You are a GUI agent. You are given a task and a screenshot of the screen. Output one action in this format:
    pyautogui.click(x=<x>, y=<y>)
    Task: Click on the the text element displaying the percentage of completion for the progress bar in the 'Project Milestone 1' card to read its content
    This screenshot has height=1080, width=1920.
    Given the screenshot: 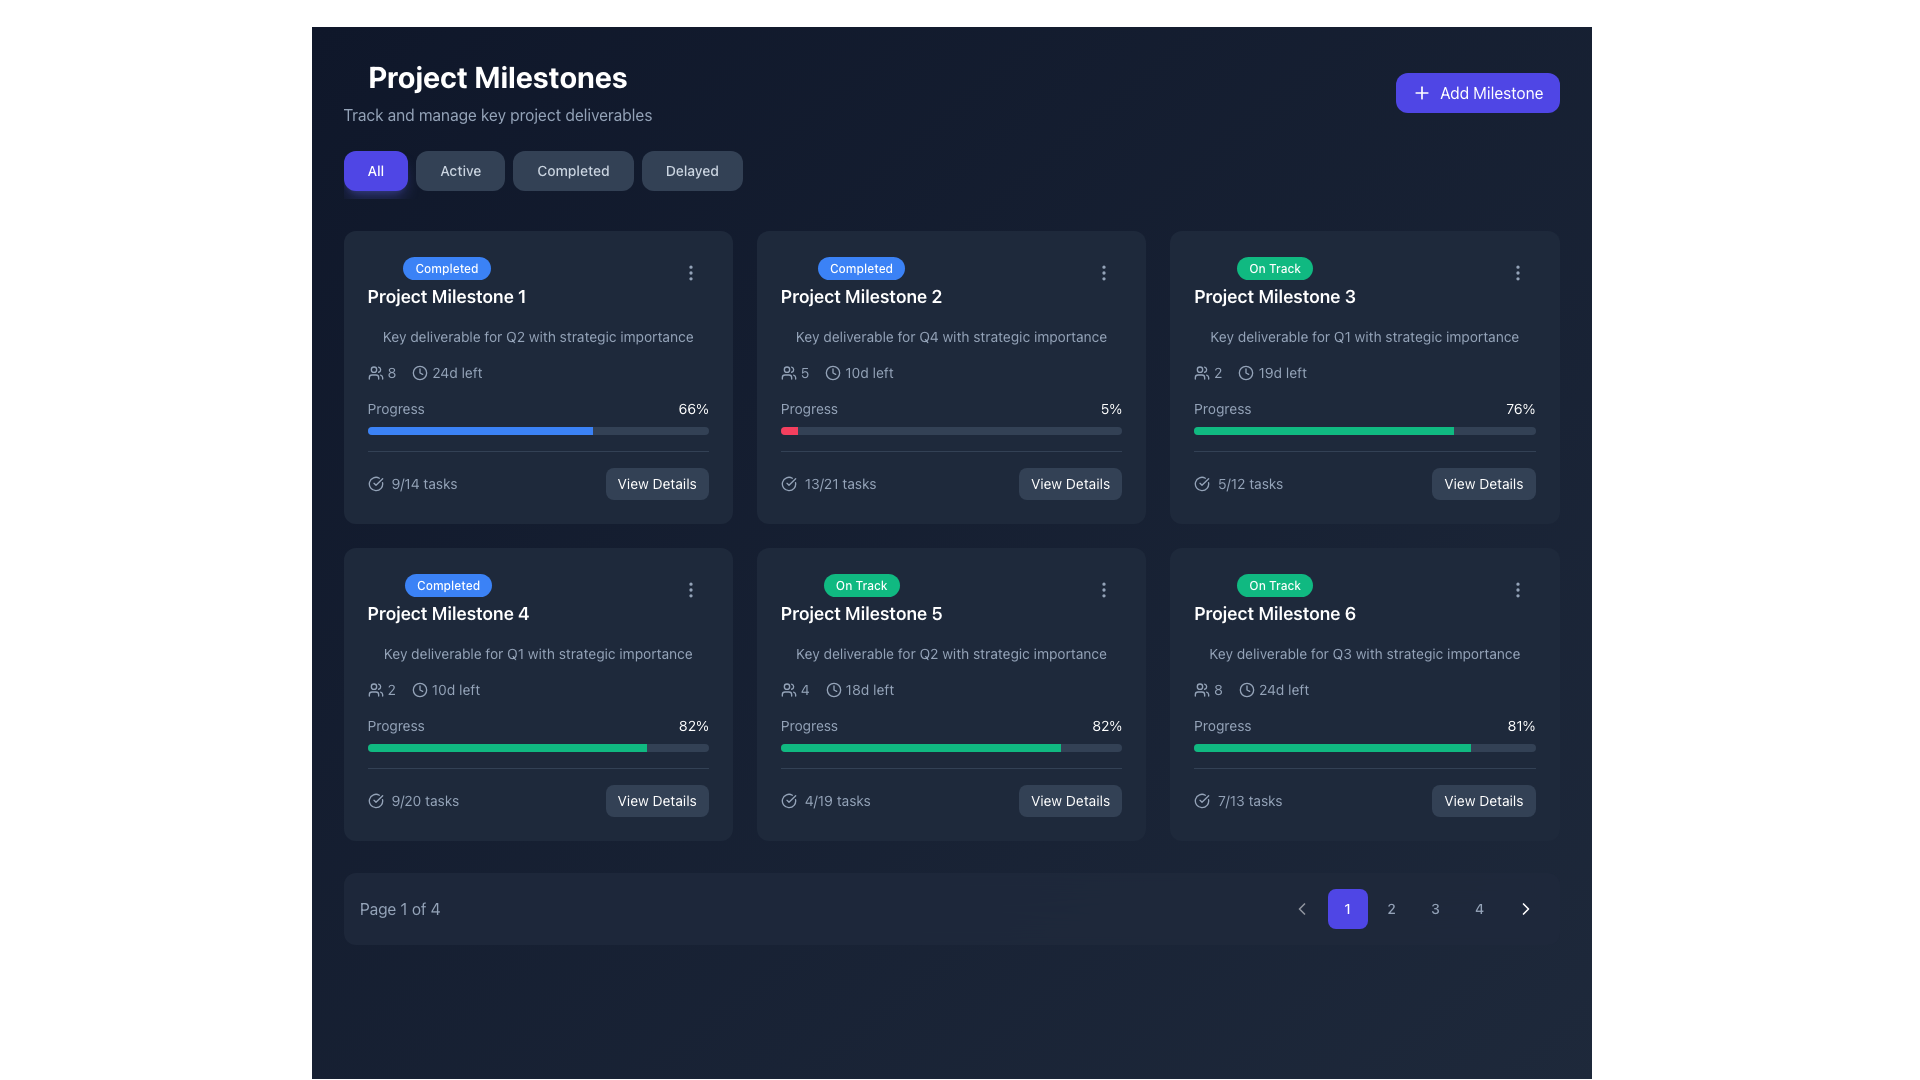 What is the action you would take?
    pyautogui.click(x=693, y=407)
    